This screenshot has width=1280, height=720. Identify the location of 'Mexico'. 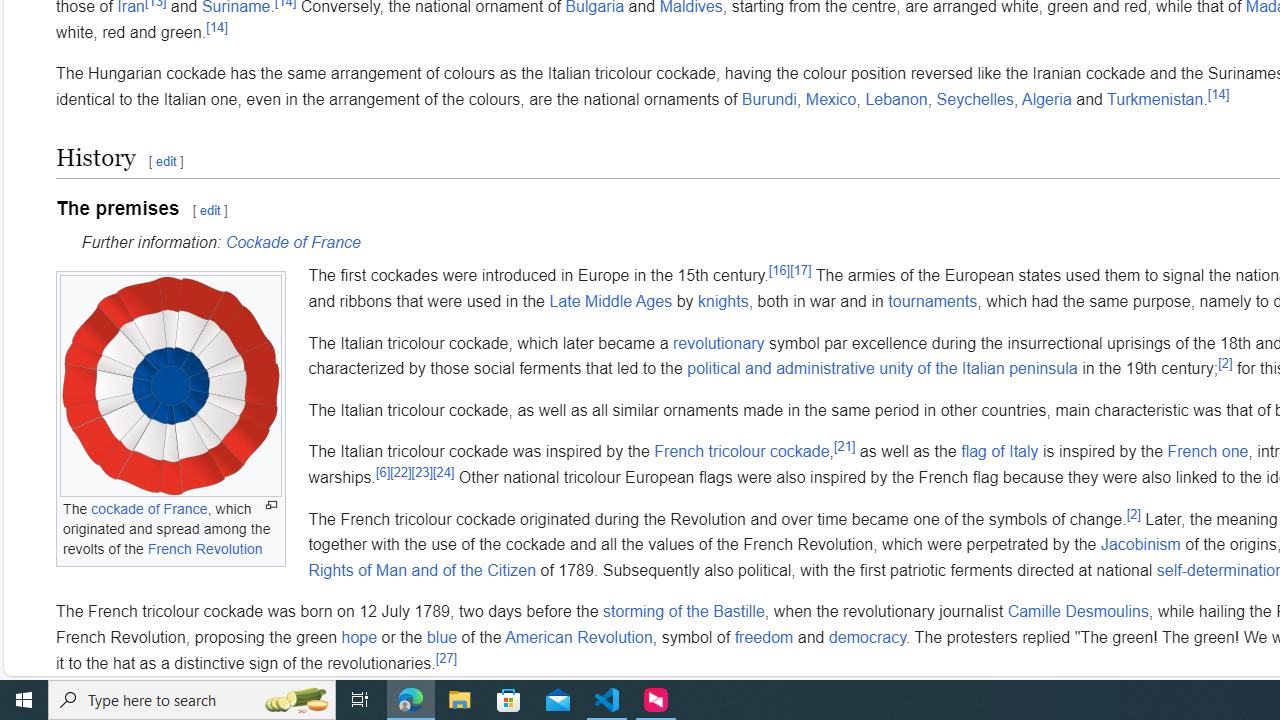
(831, 99).